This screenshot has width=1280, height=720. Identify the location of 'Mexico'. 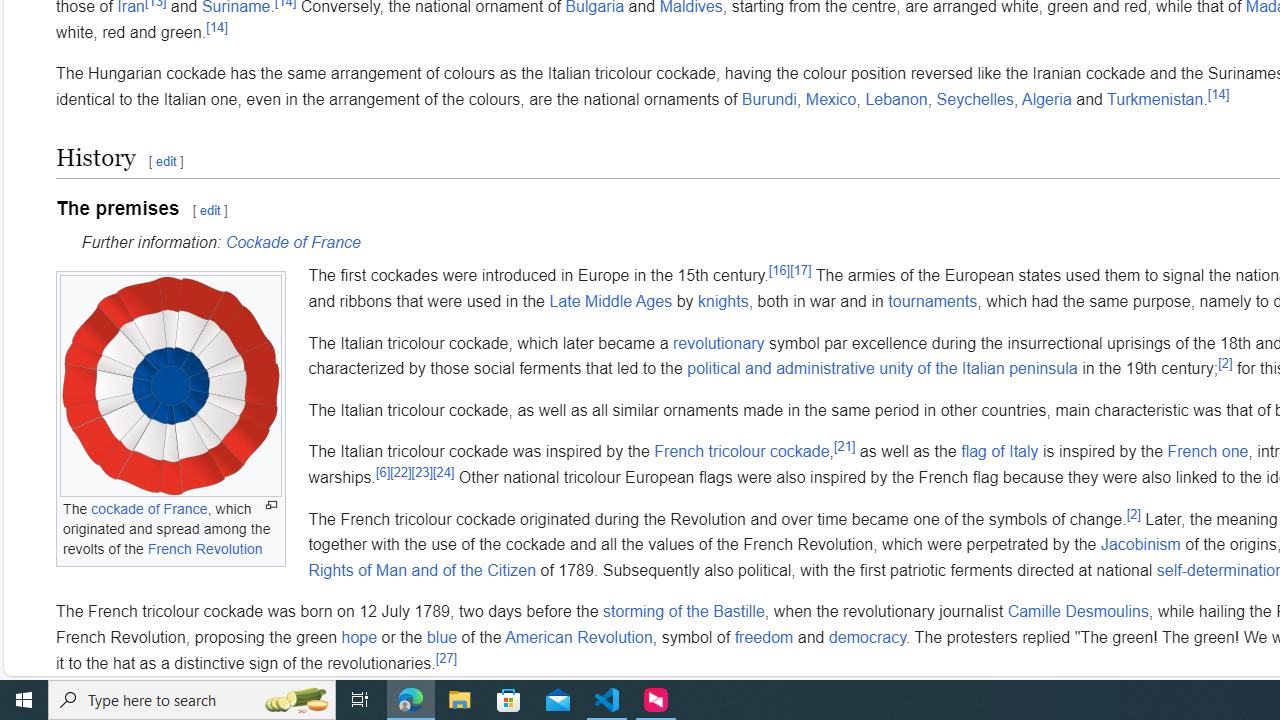
(831, 99).